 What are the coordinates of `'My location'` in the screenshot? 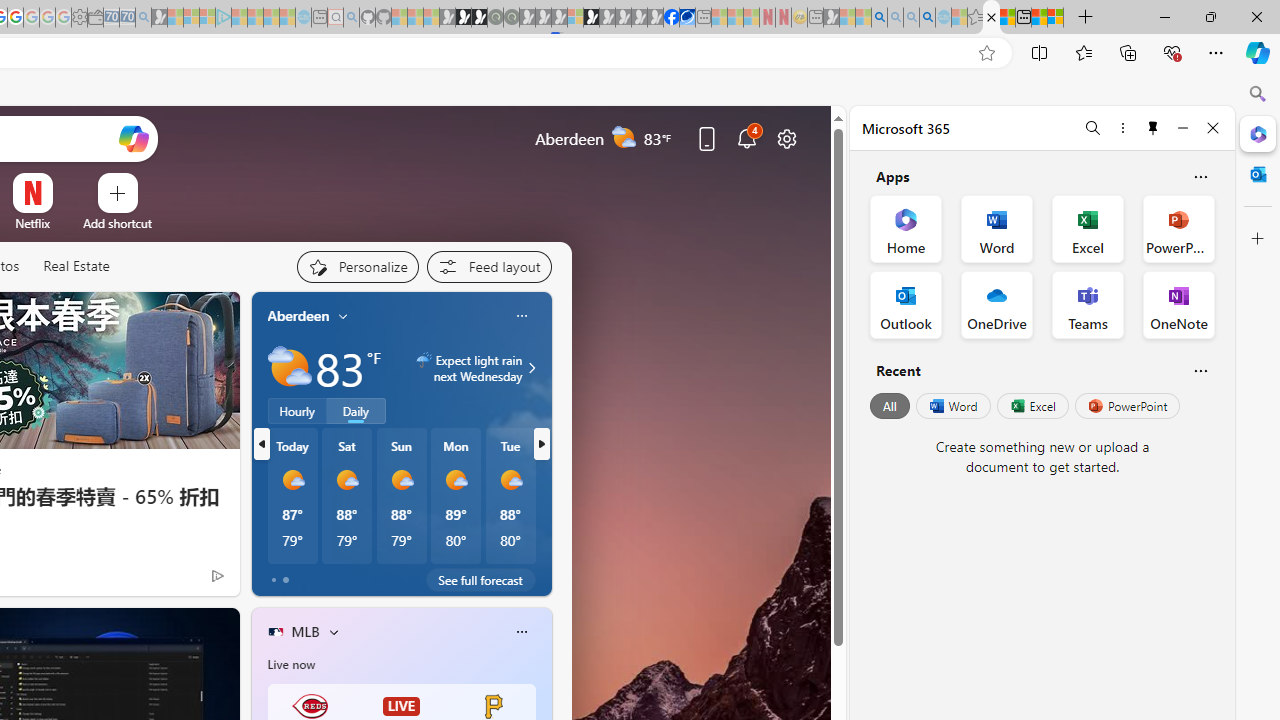 It's located at (343, 315).